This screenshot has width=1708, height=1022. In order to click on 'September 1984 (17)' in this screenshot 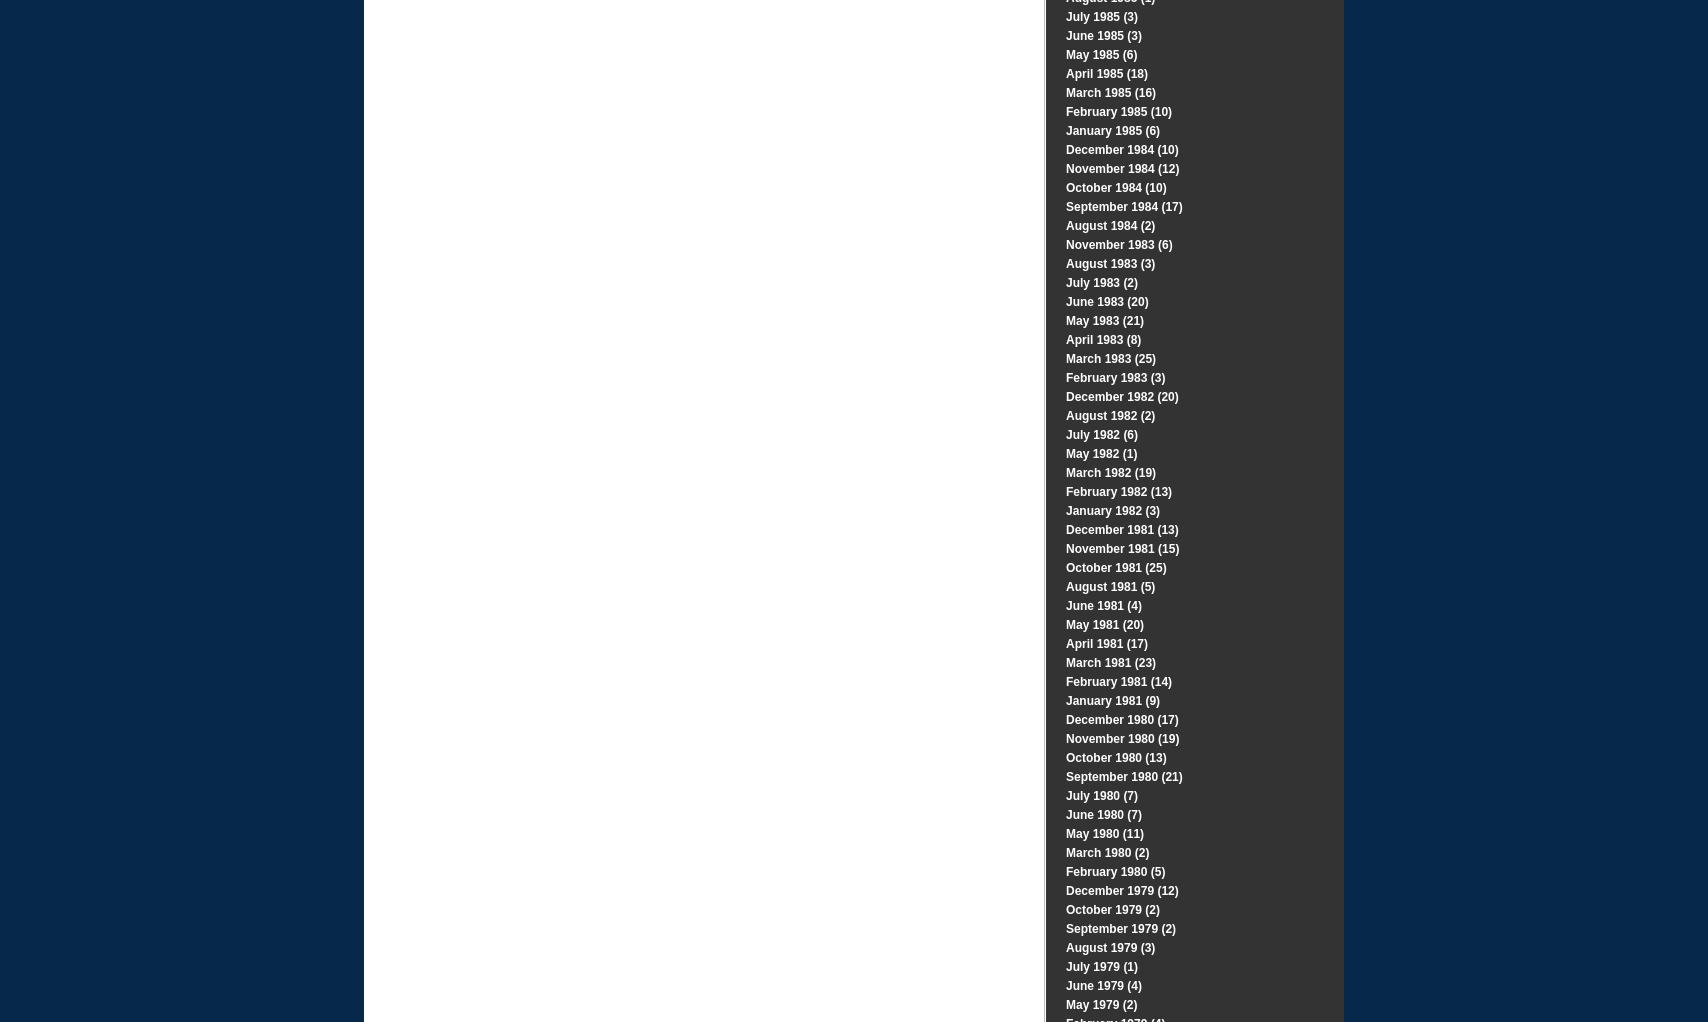, I will do `click(1124, 206)`.